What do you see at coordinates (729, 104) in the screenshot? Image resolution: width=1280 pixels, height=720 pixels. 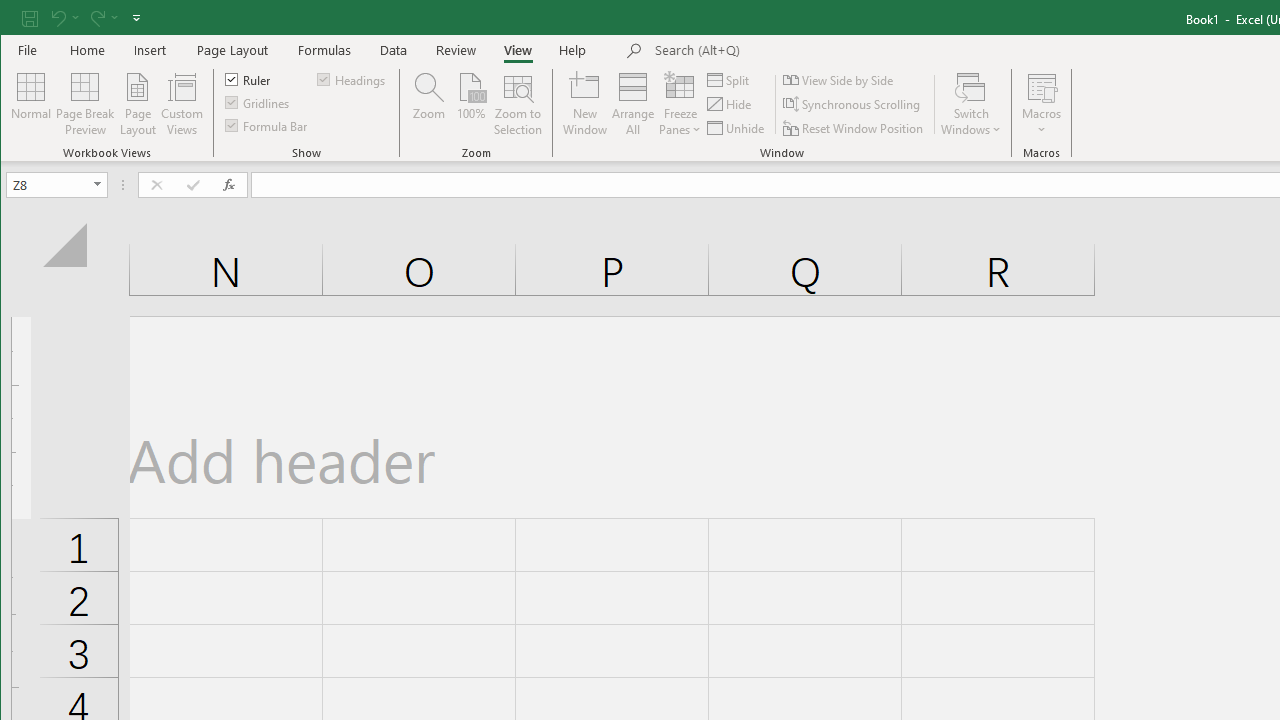 I see `'Hide'` at bounding box center [729, 104].